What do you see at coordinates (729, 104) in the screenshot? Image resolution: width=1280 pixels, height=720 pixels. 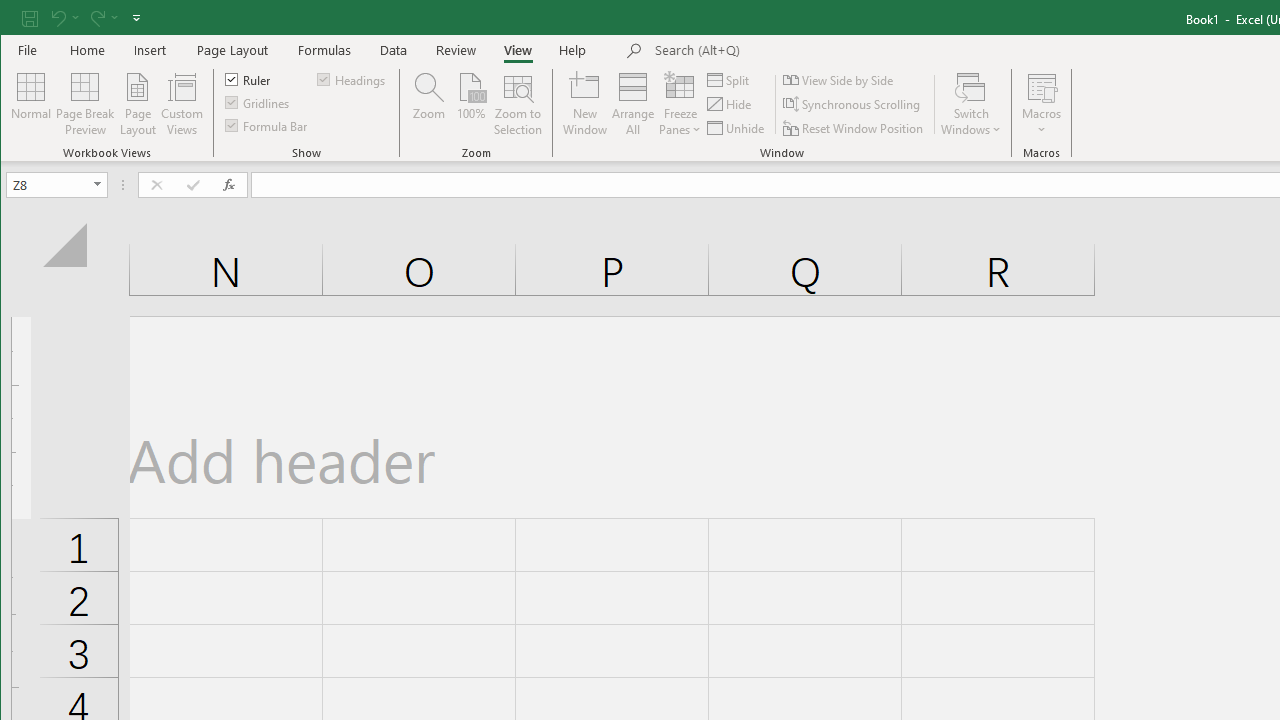 I see `'Hide'` at bounding box center [729, 104].